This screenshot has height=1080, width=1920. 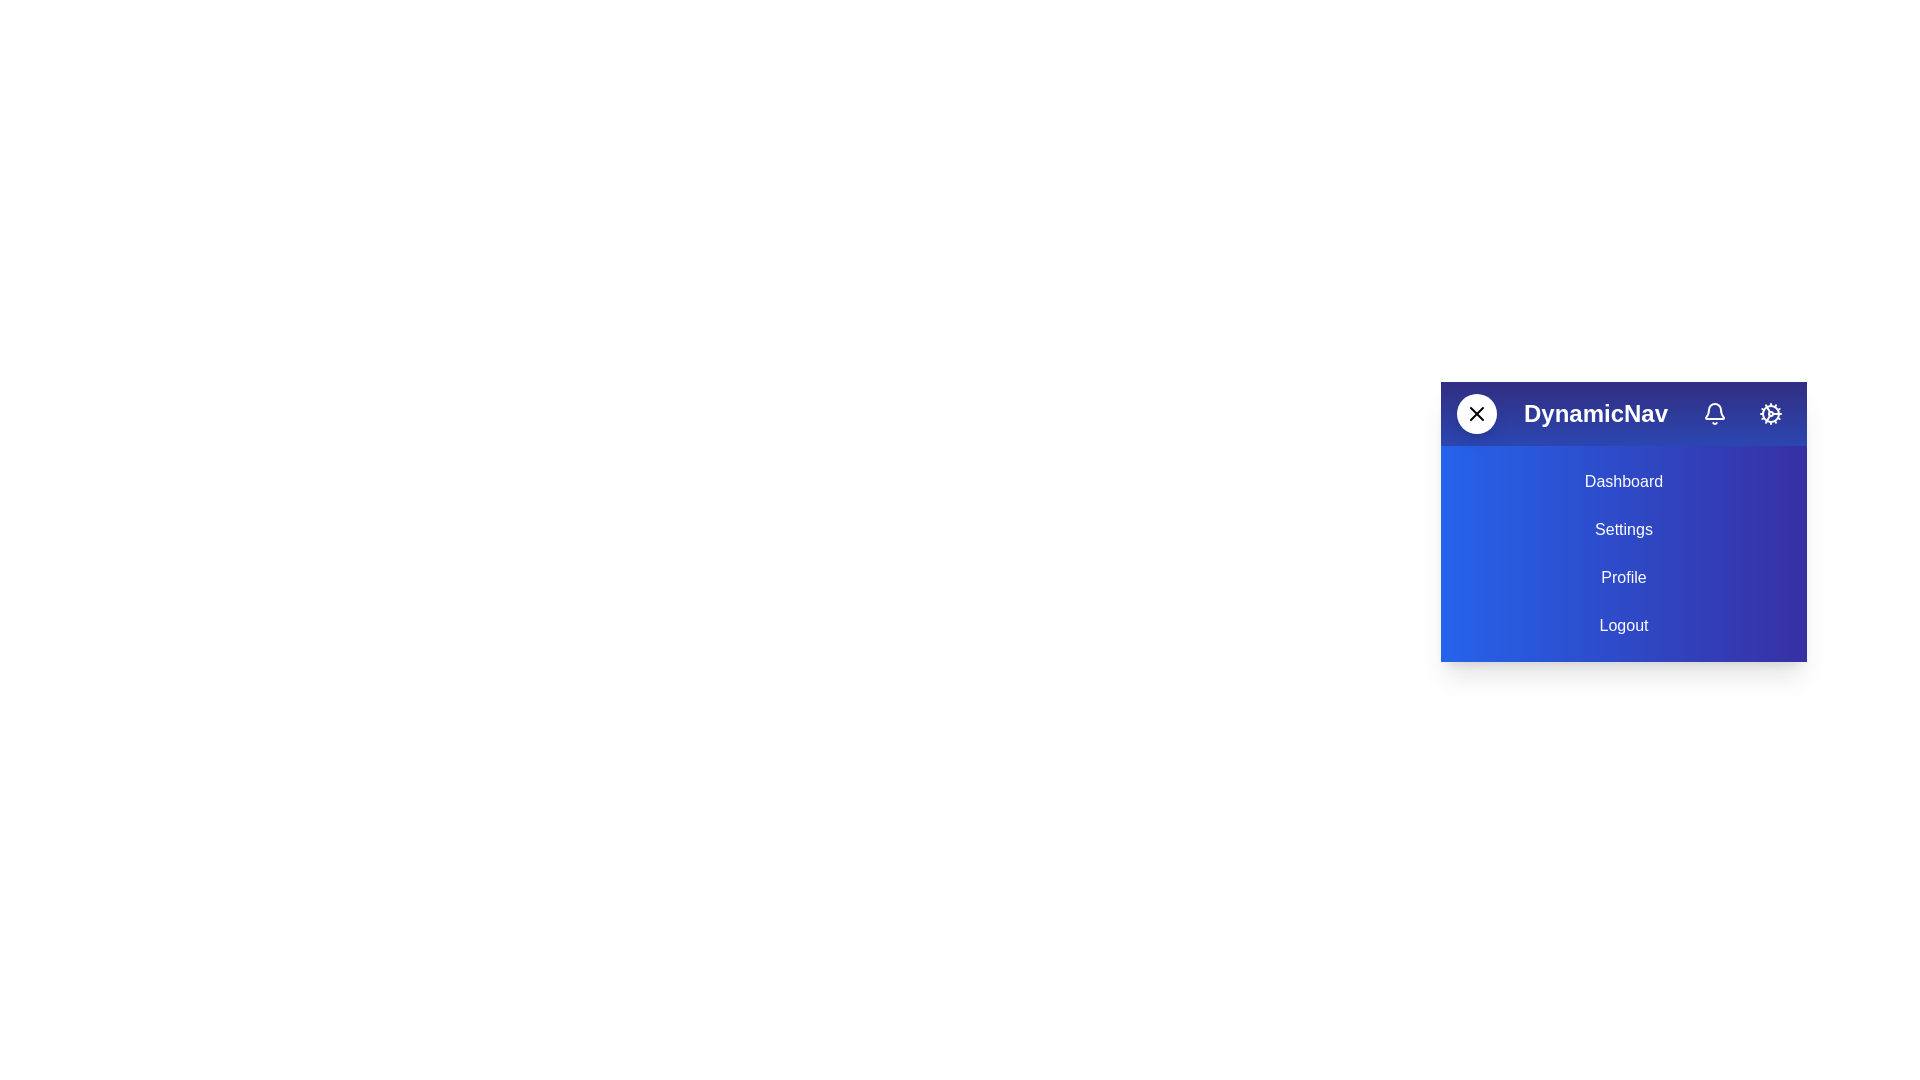 What do you see at coordinates (1713, 412) in the screenshot?
I see `the notification button to trigger its functionality` at bounding box center [1713, 412].